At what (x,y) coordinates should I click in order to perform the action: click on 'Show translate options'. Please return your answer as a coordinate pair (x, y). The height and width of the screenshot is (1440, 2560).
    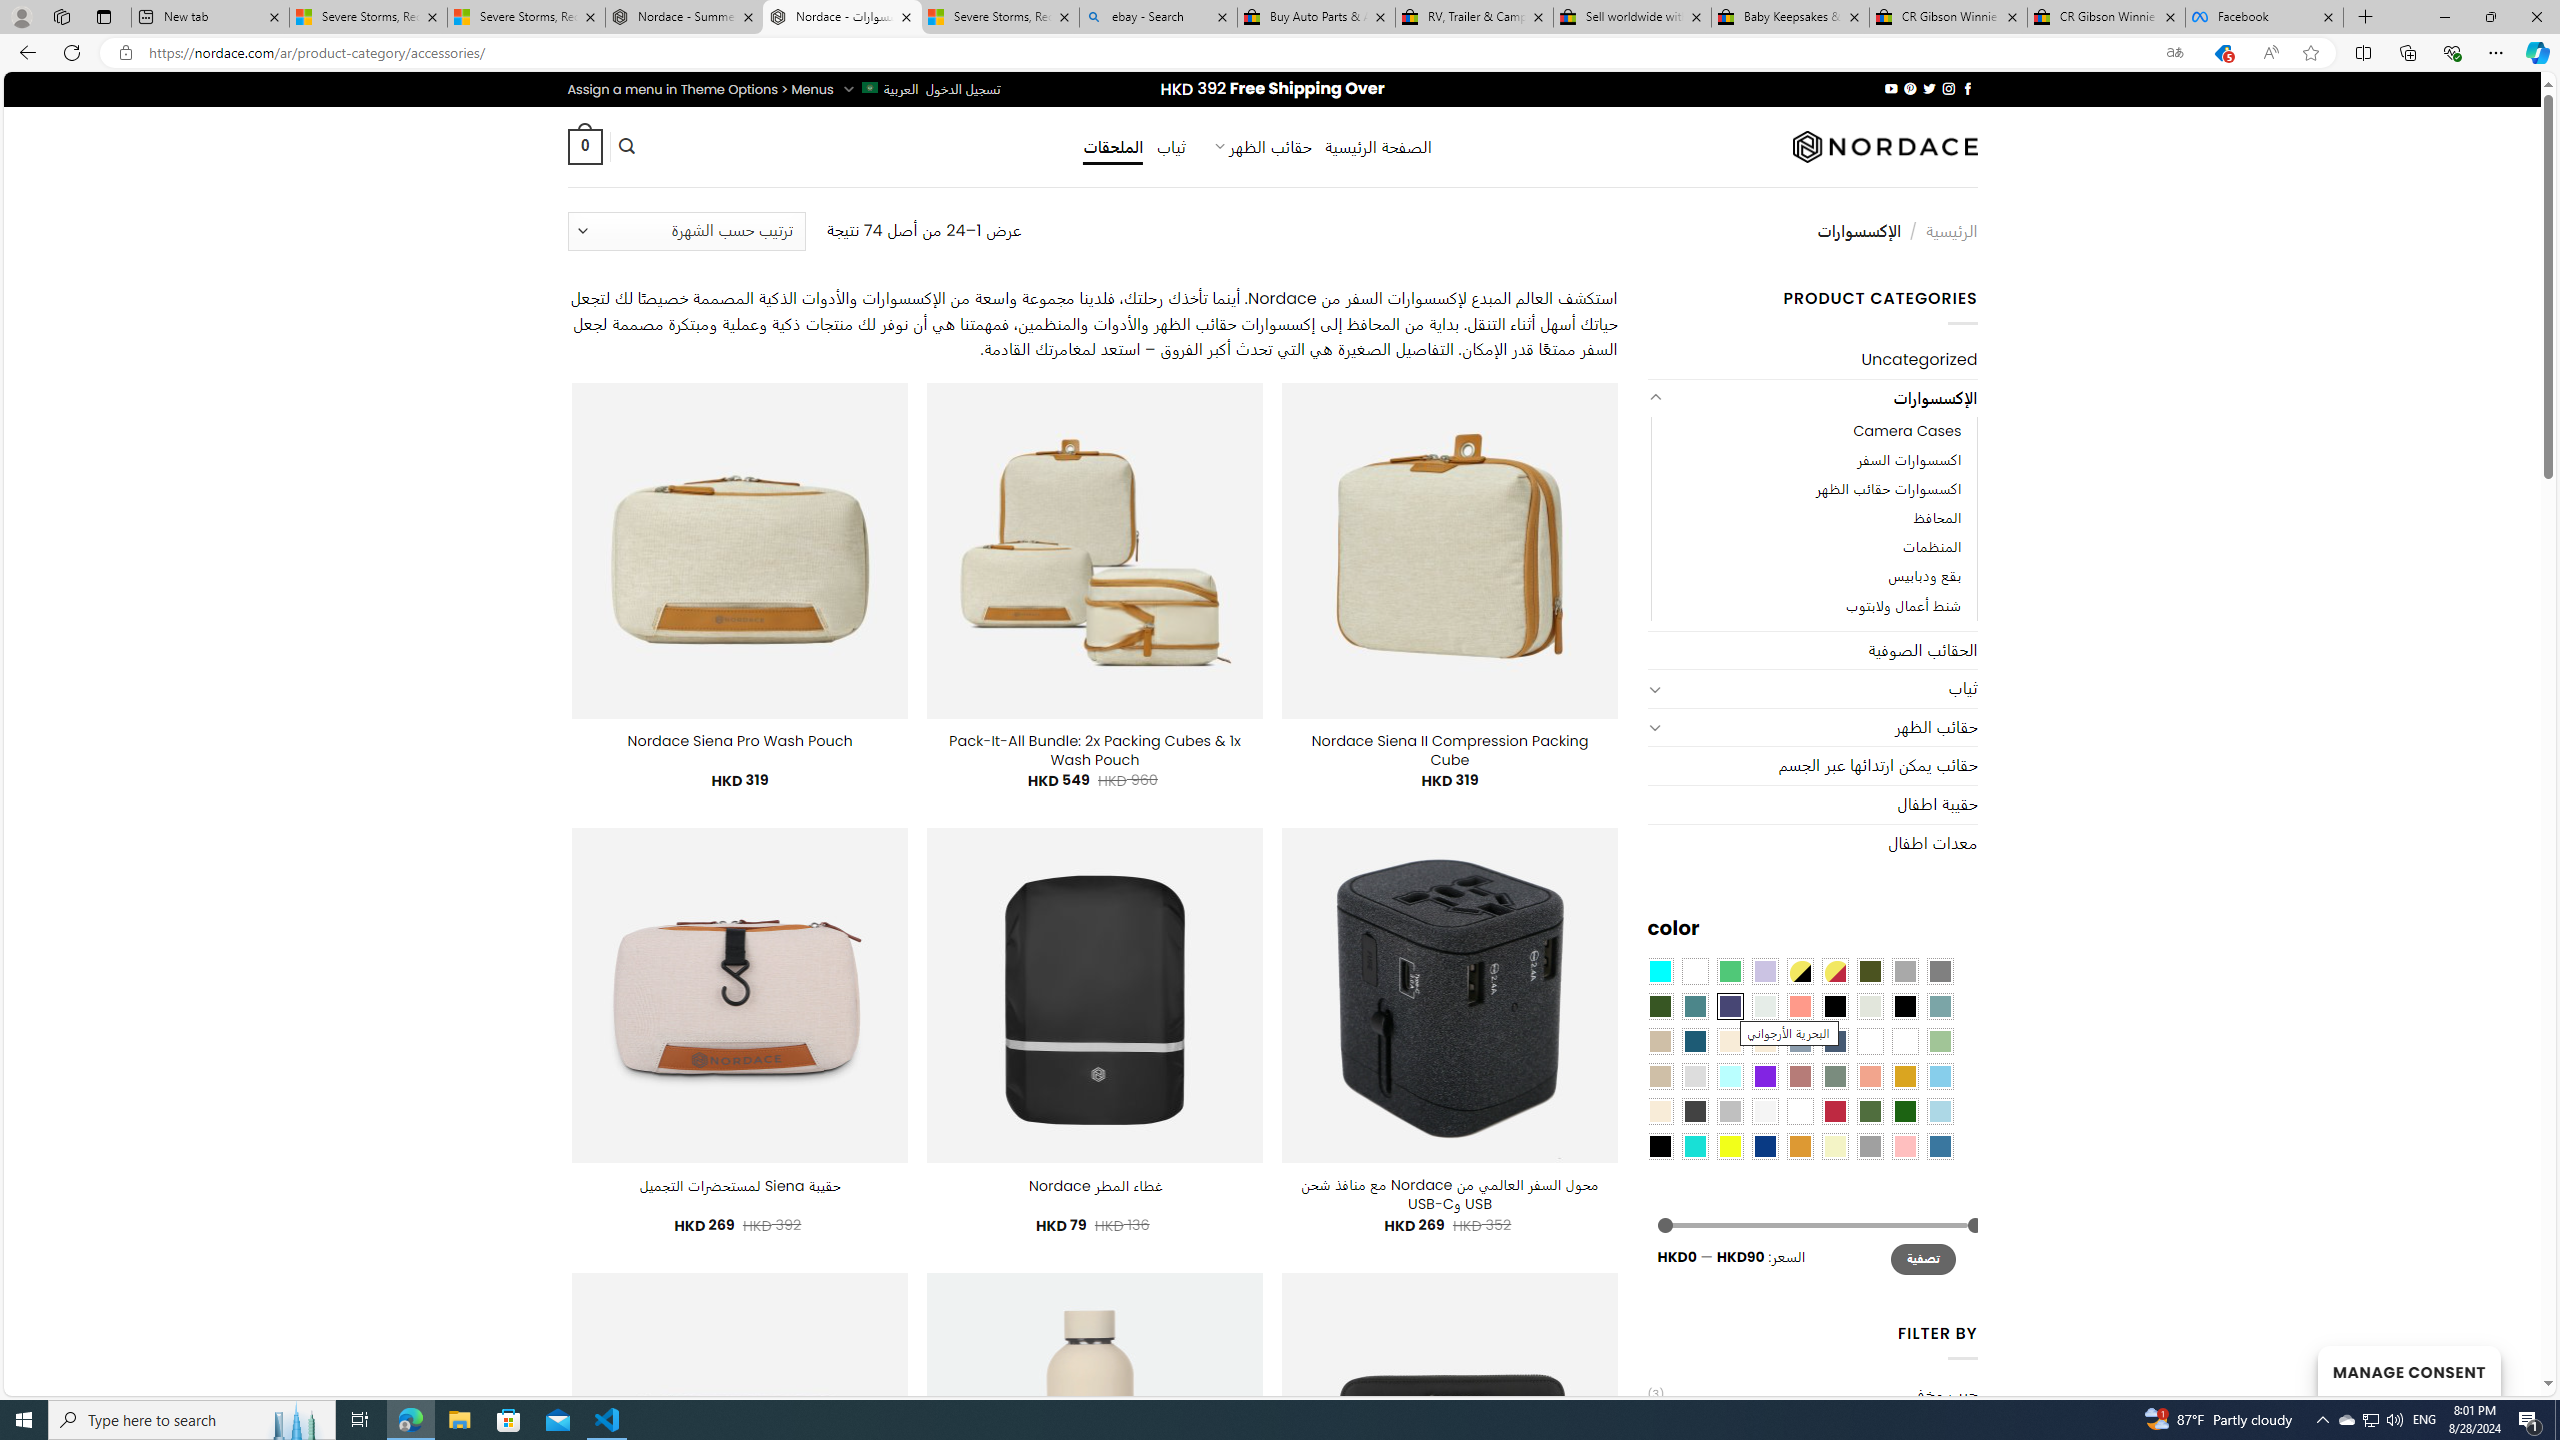
    Looking at the image, I should click on (2173, 53).